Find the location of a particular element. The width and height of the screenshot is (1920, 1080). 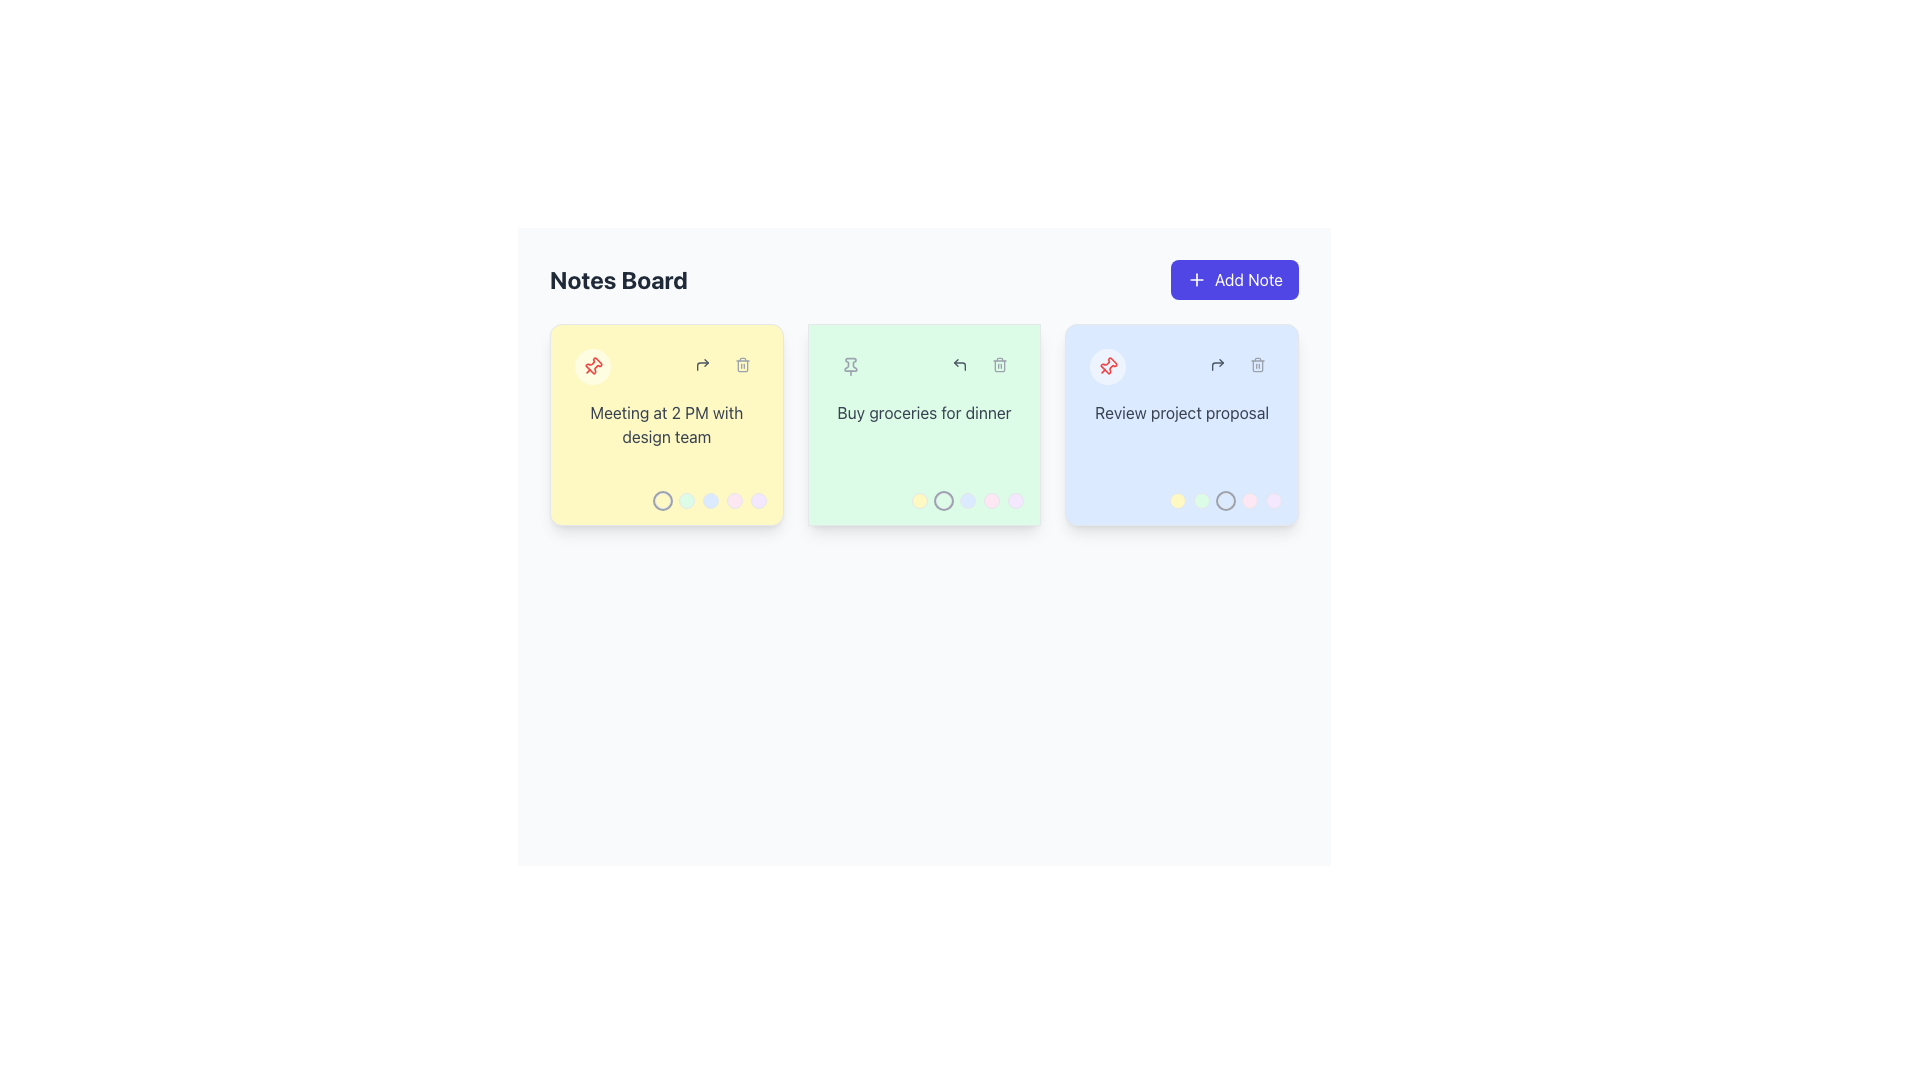

the visual state of the pinned icon representing the important or prioritized note card, which is the second graphical component in the top-left subsection of the interface is located at coordinates (1108, 365).